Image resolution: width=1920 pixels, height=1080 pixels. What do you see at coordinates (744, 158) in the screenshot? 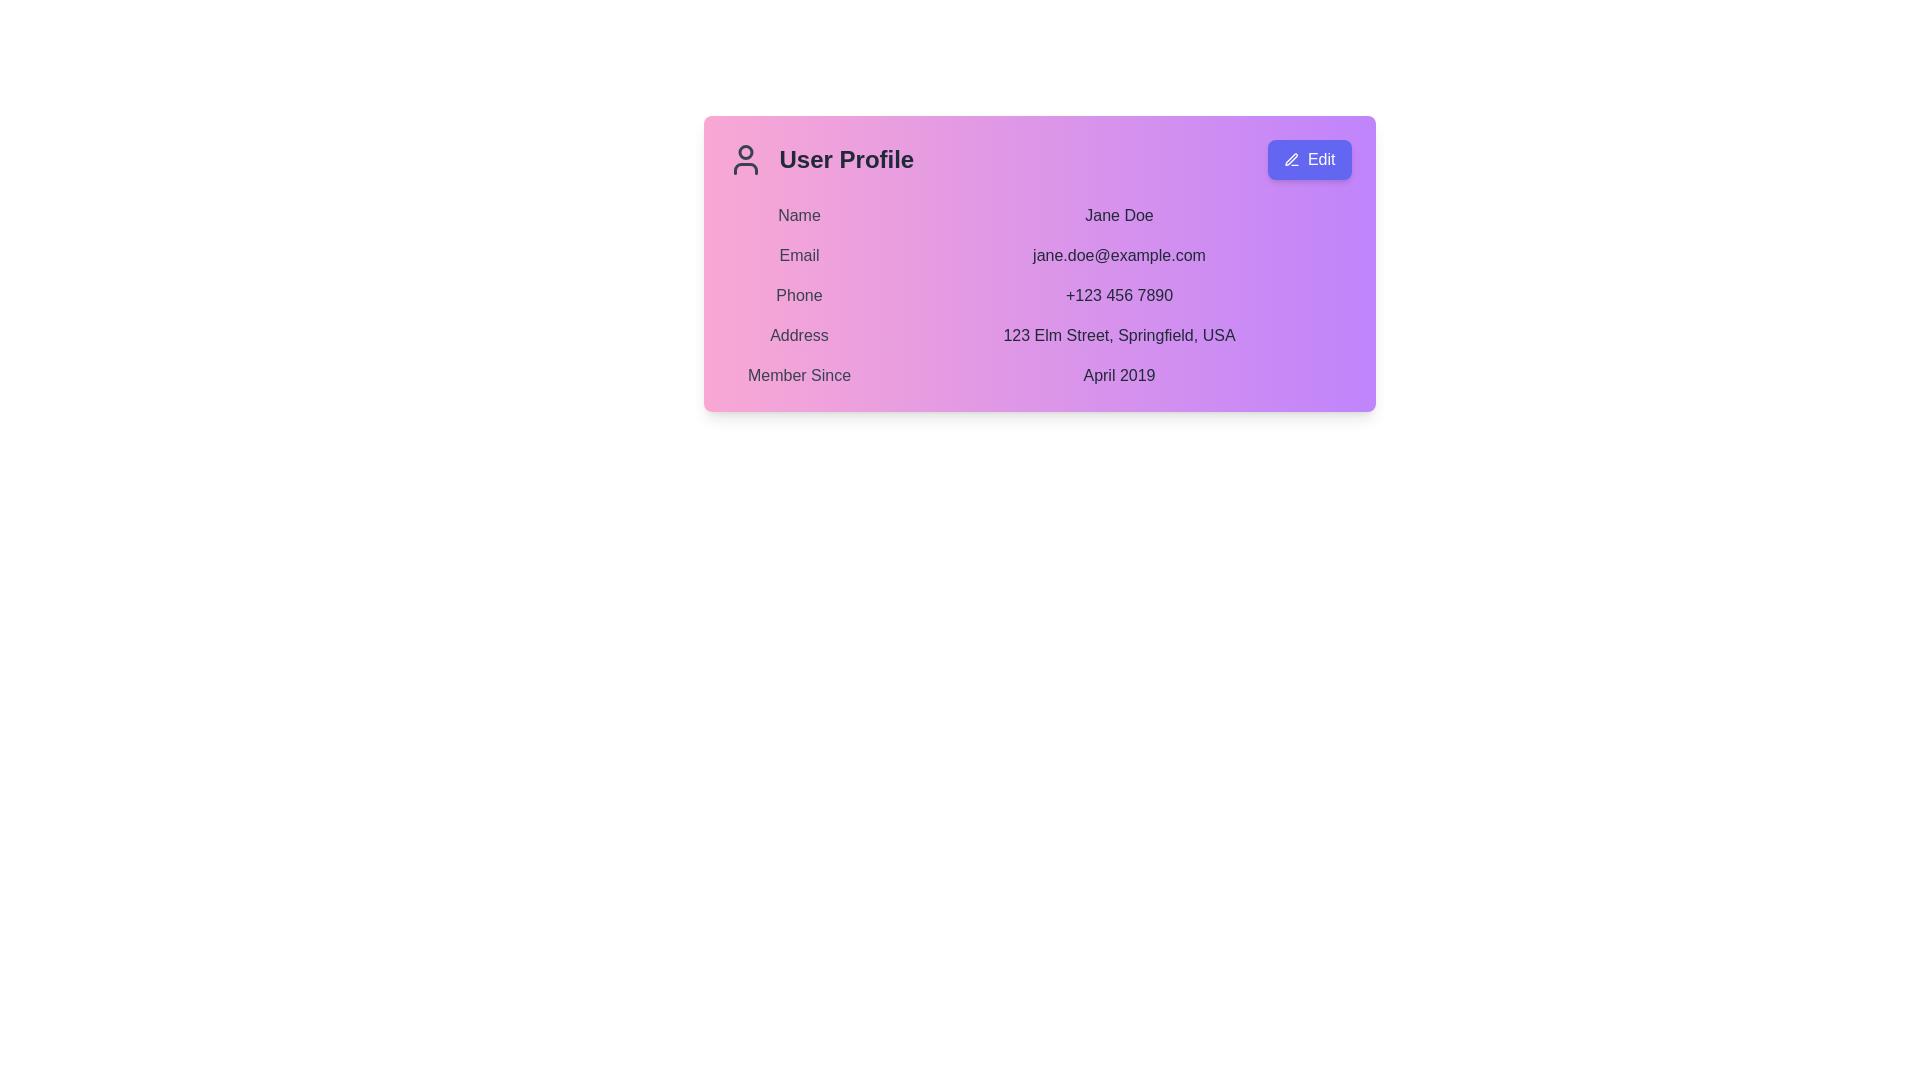
I see `the user icon, which is a circular head and torso outline styled in gray, located in the top-left corner of the card labeled 'User Profile'` at bounding box center [744, 158].